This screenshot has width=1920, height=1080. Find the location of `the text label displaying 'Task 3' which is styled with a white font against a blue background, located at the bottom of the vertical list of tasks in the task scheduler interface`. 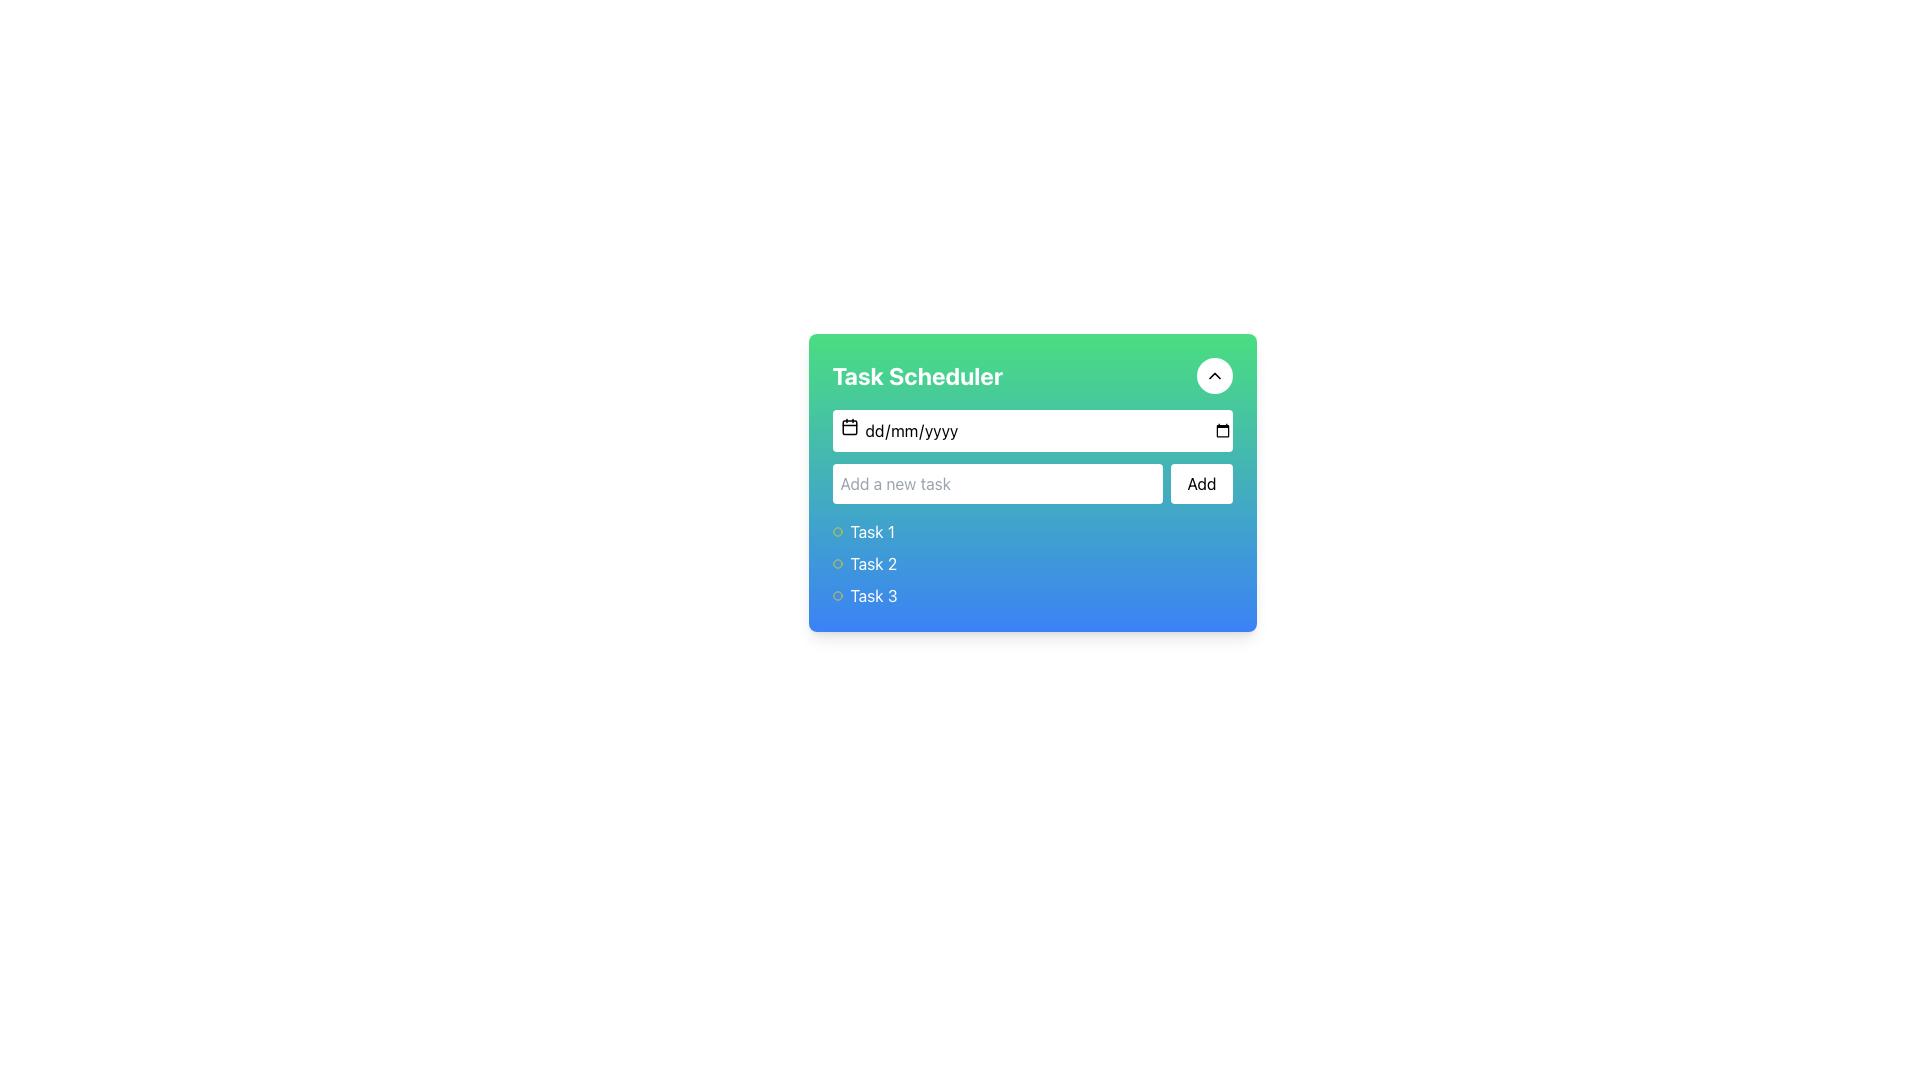

the text label displaying 'Task 3' which is styled with a white font against a blue background, located at the bottom of the vertical list of tasks in the task scheduler interface is located at coordinates (873, 595).